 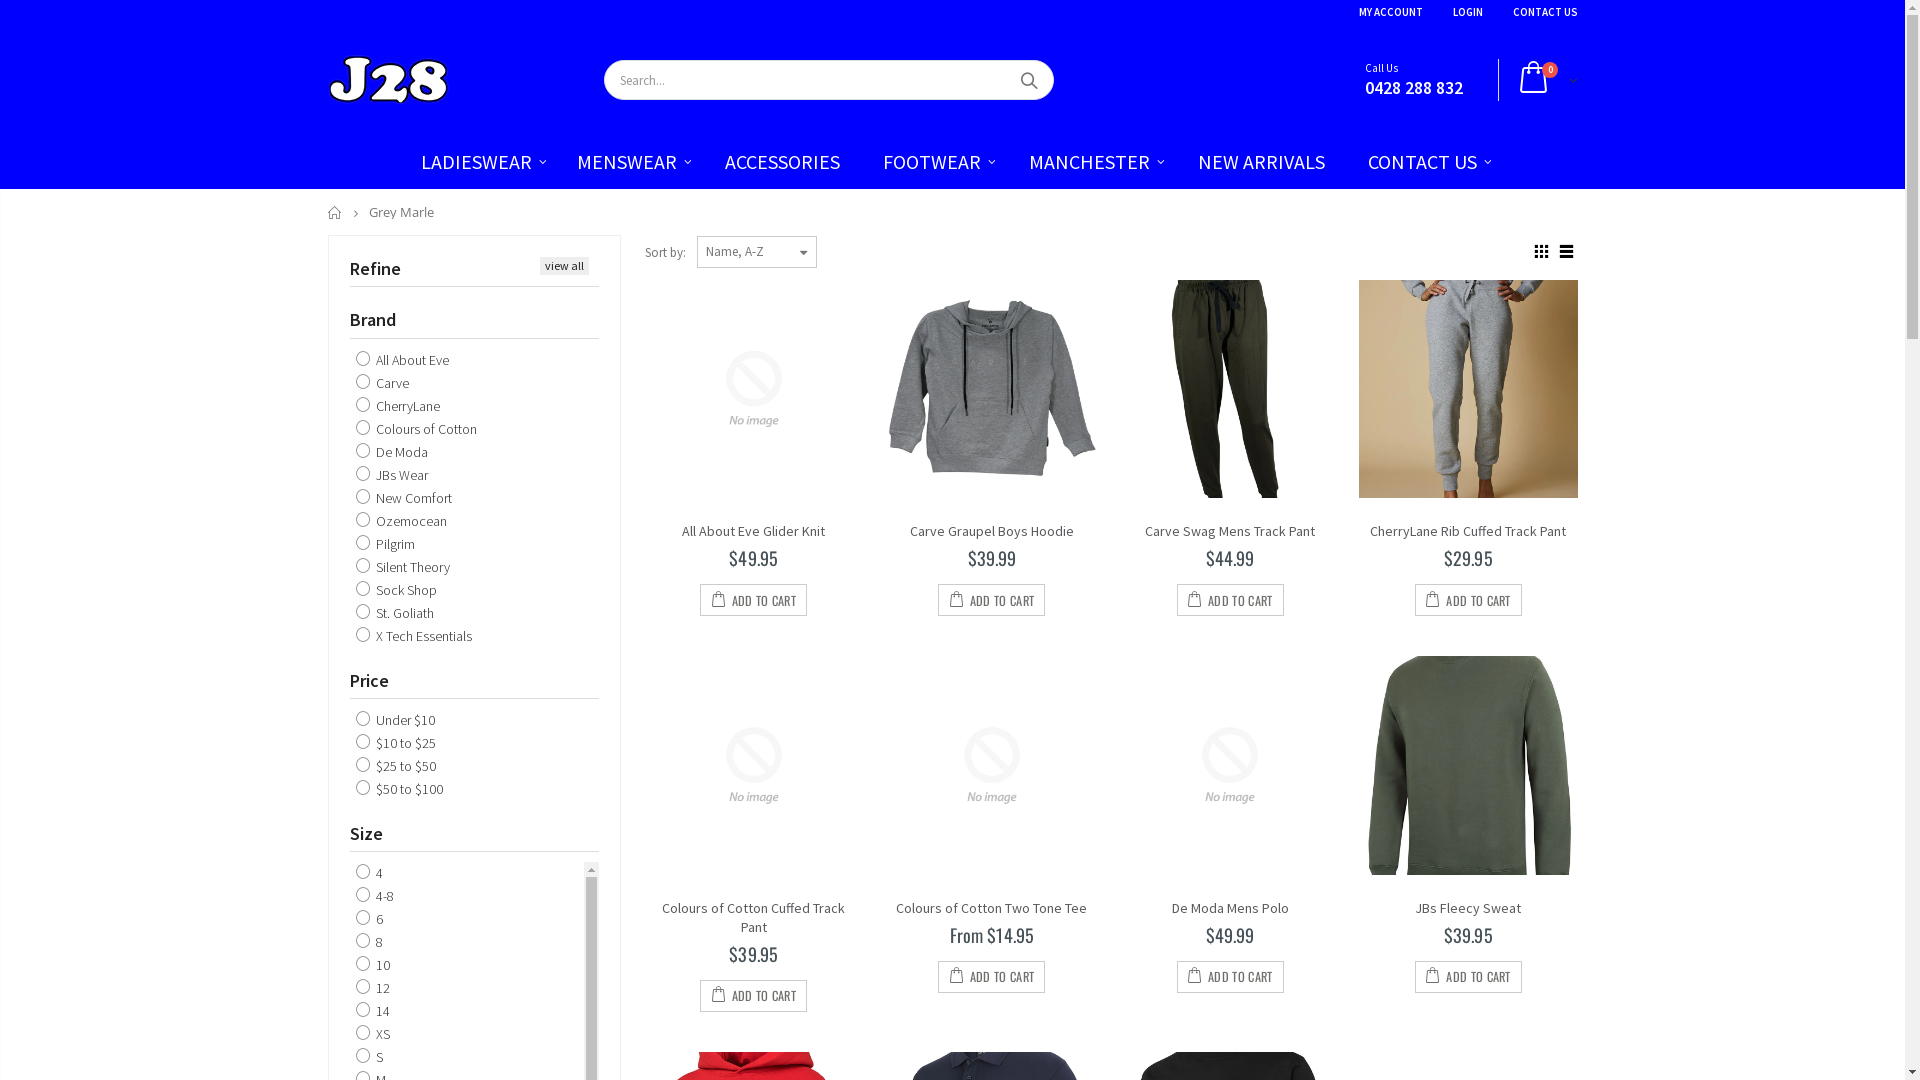 What do you see at coordinates (412, 636) in the screenshot?
I see `'X Tech Essentials'` at bounding box center [412, 636].